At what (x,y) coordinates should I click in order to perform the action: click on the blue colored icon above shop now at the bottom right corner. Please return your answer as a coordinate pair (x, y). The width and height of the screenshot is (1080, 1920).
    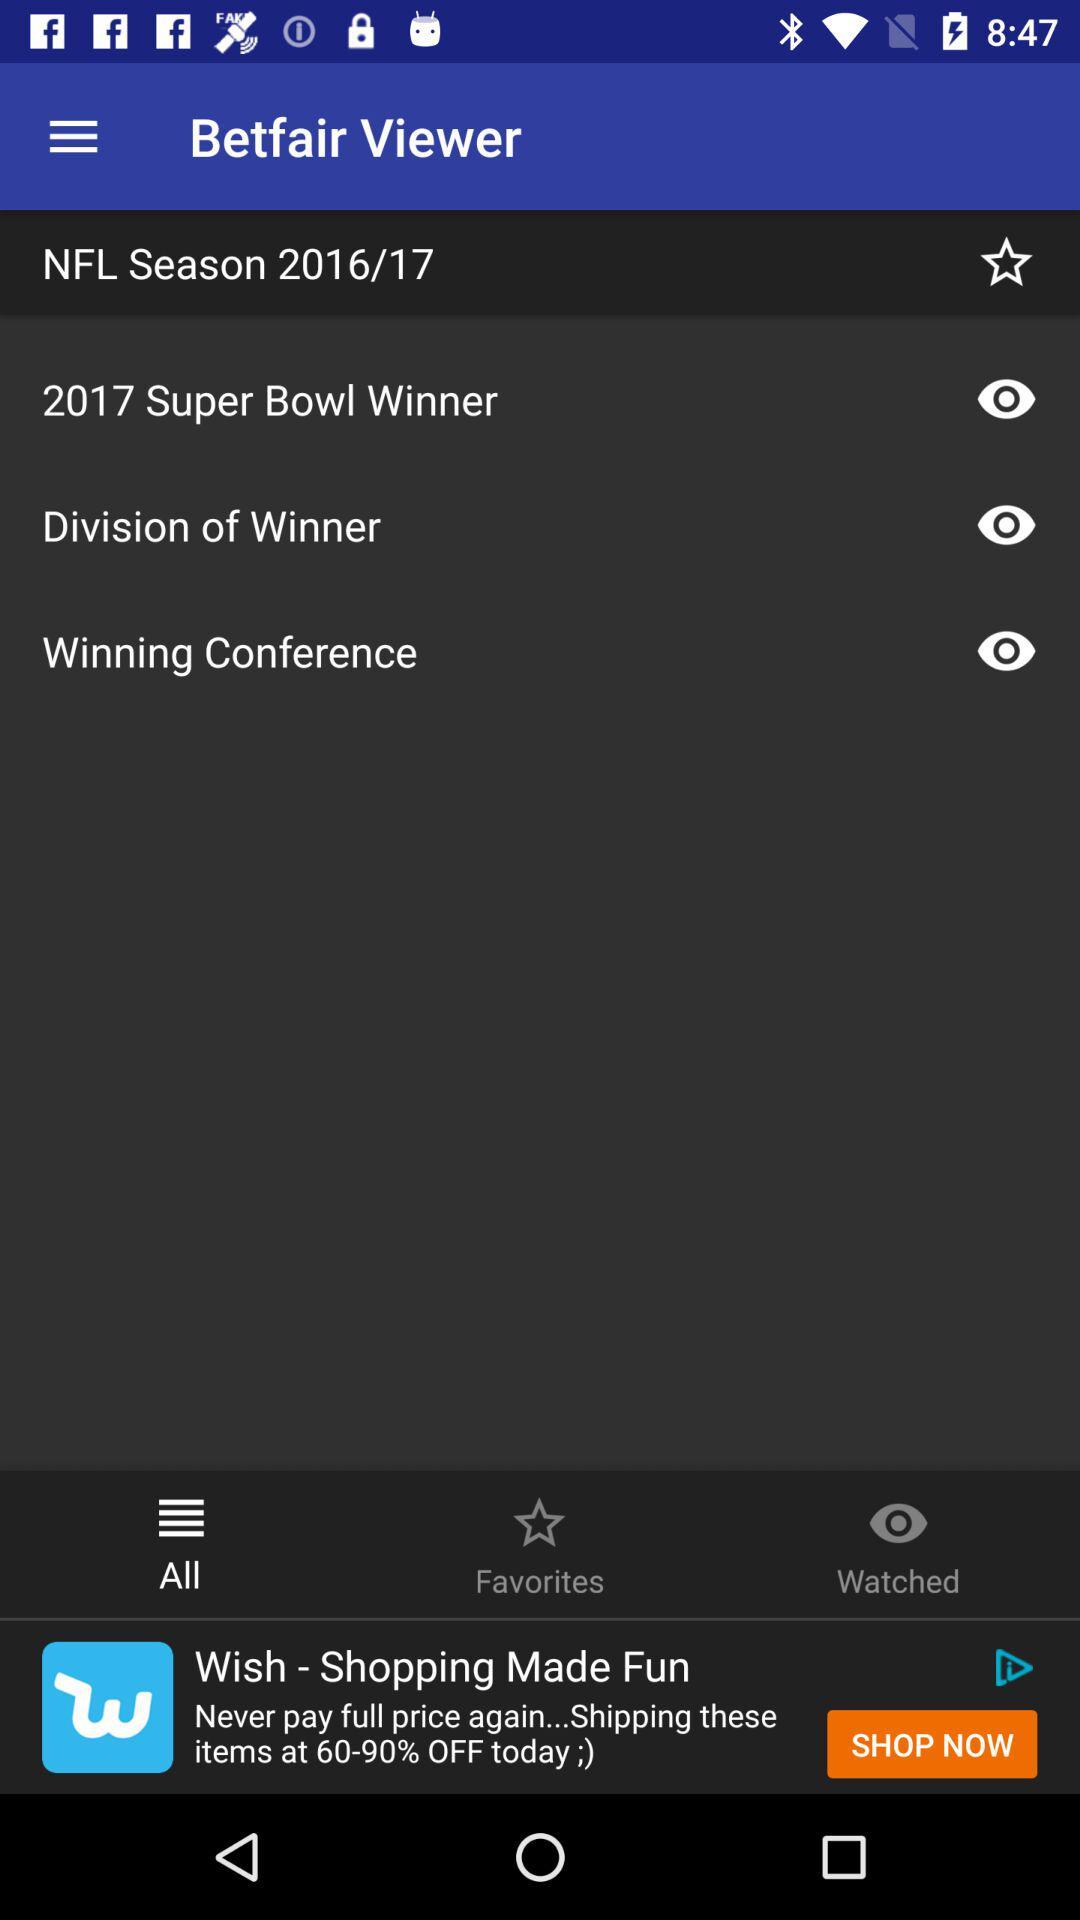
    Looking at the image, I should click on (1011, 1668).